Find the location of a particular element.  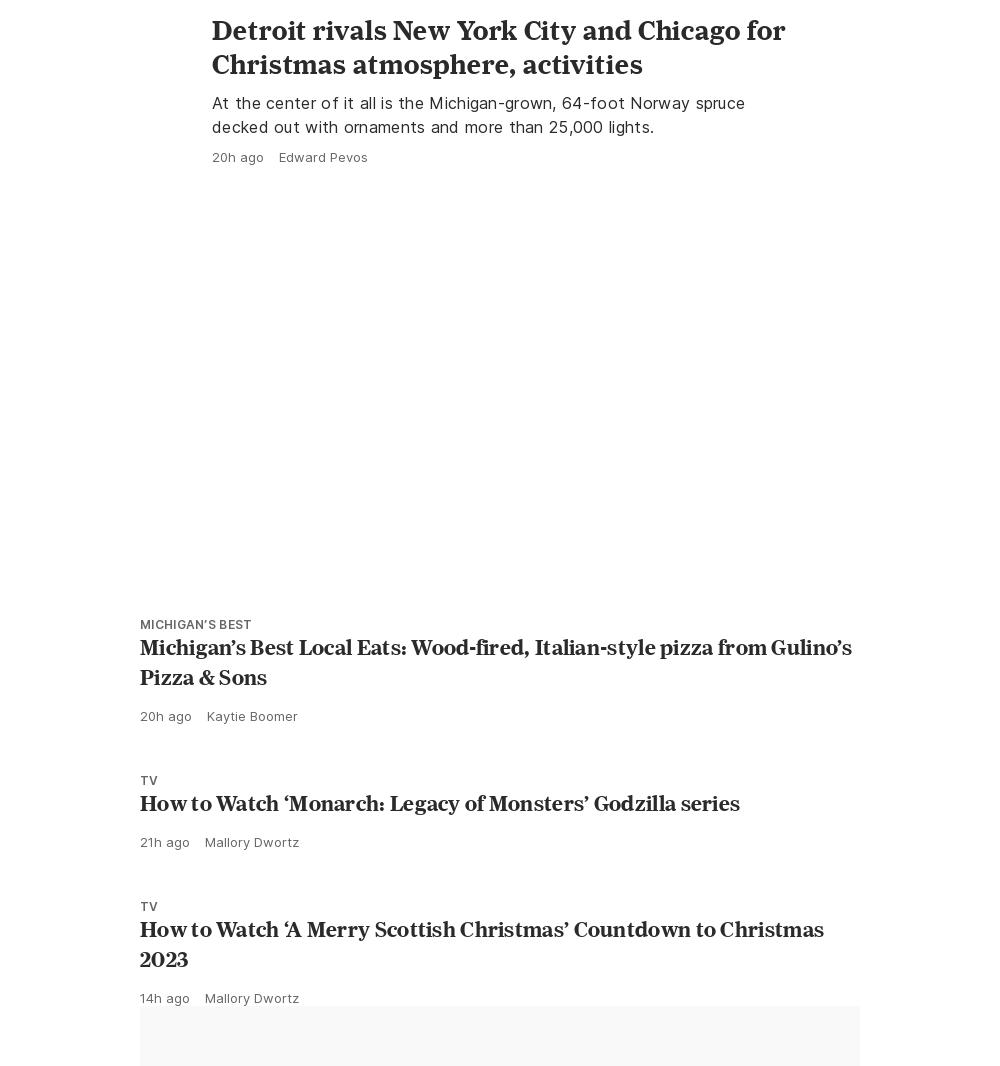

'Edward Pevos' is located at coordinates (322, 200).